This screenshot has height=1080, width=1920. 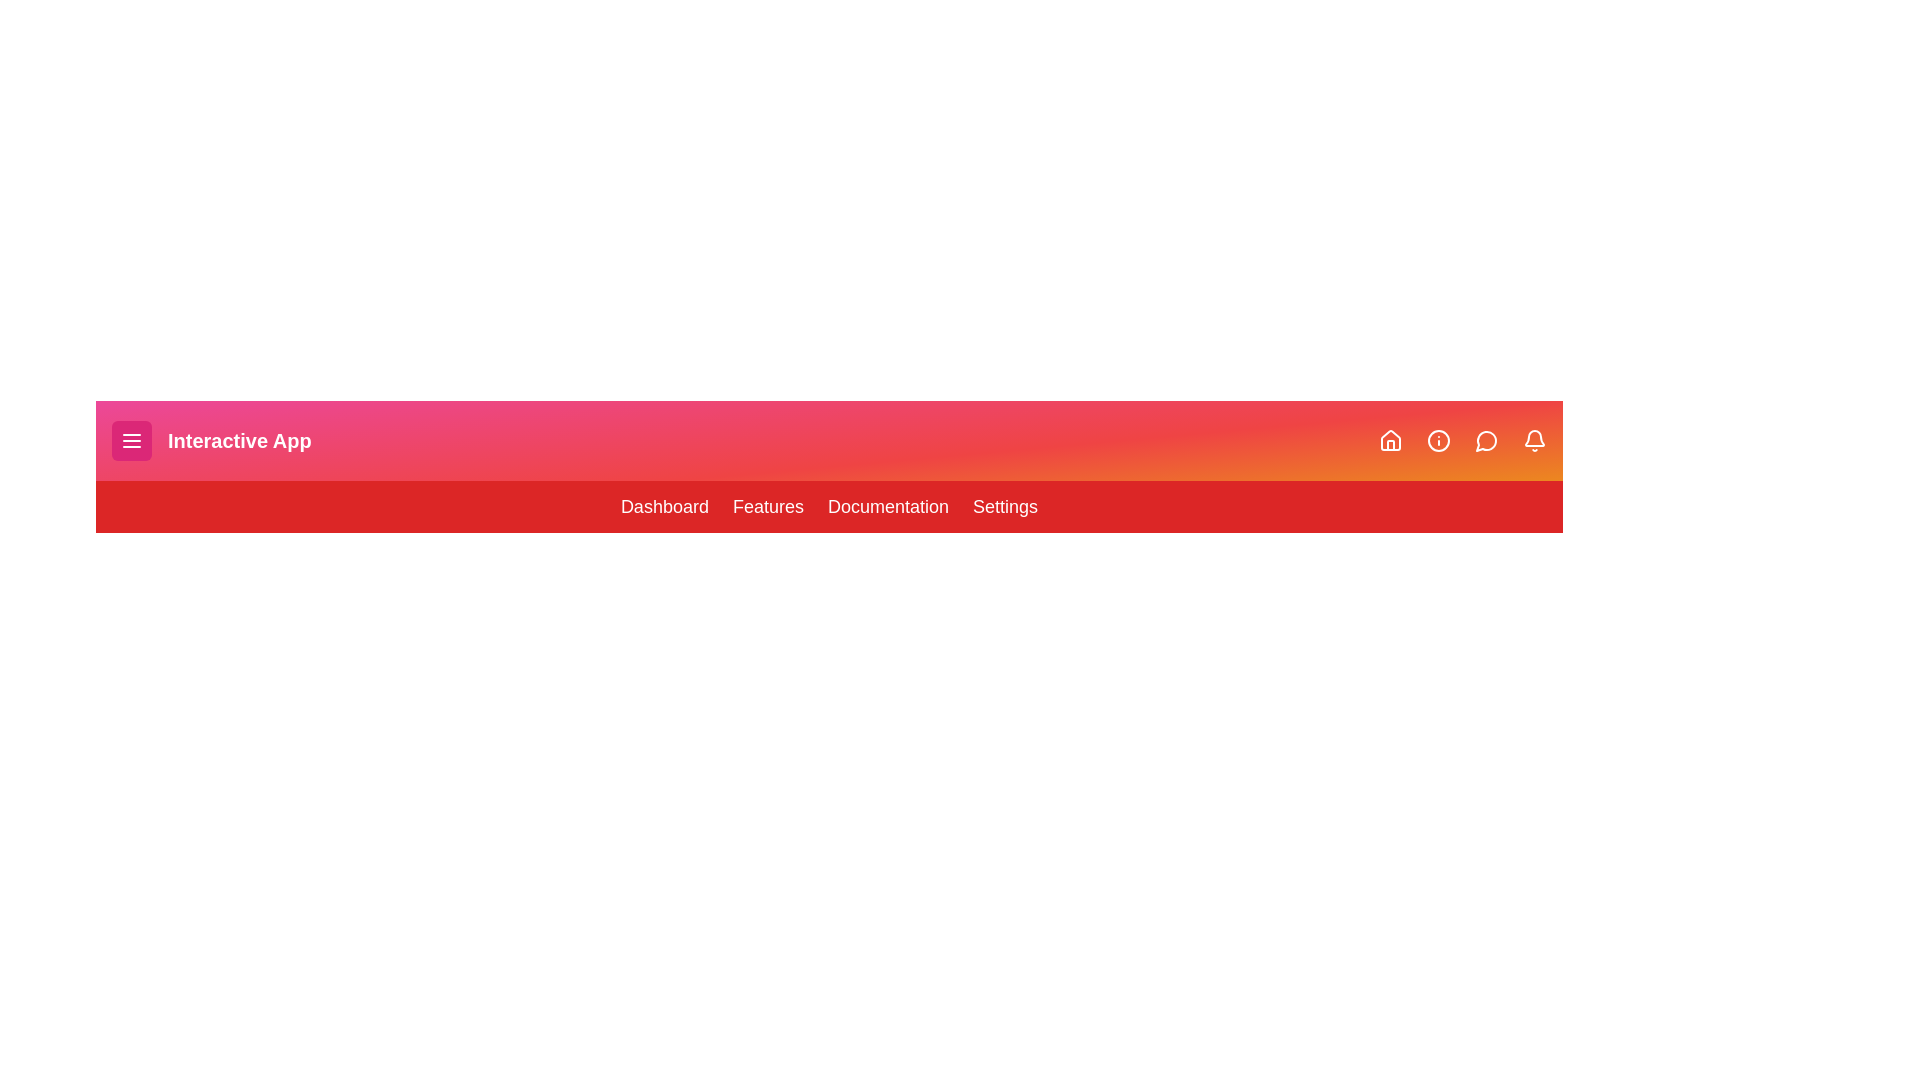 What do you see at coordinates (664, 505) in the screenshot?
I see `the menu item Dashboard from the menu bar` at bounding box center [664, 505].